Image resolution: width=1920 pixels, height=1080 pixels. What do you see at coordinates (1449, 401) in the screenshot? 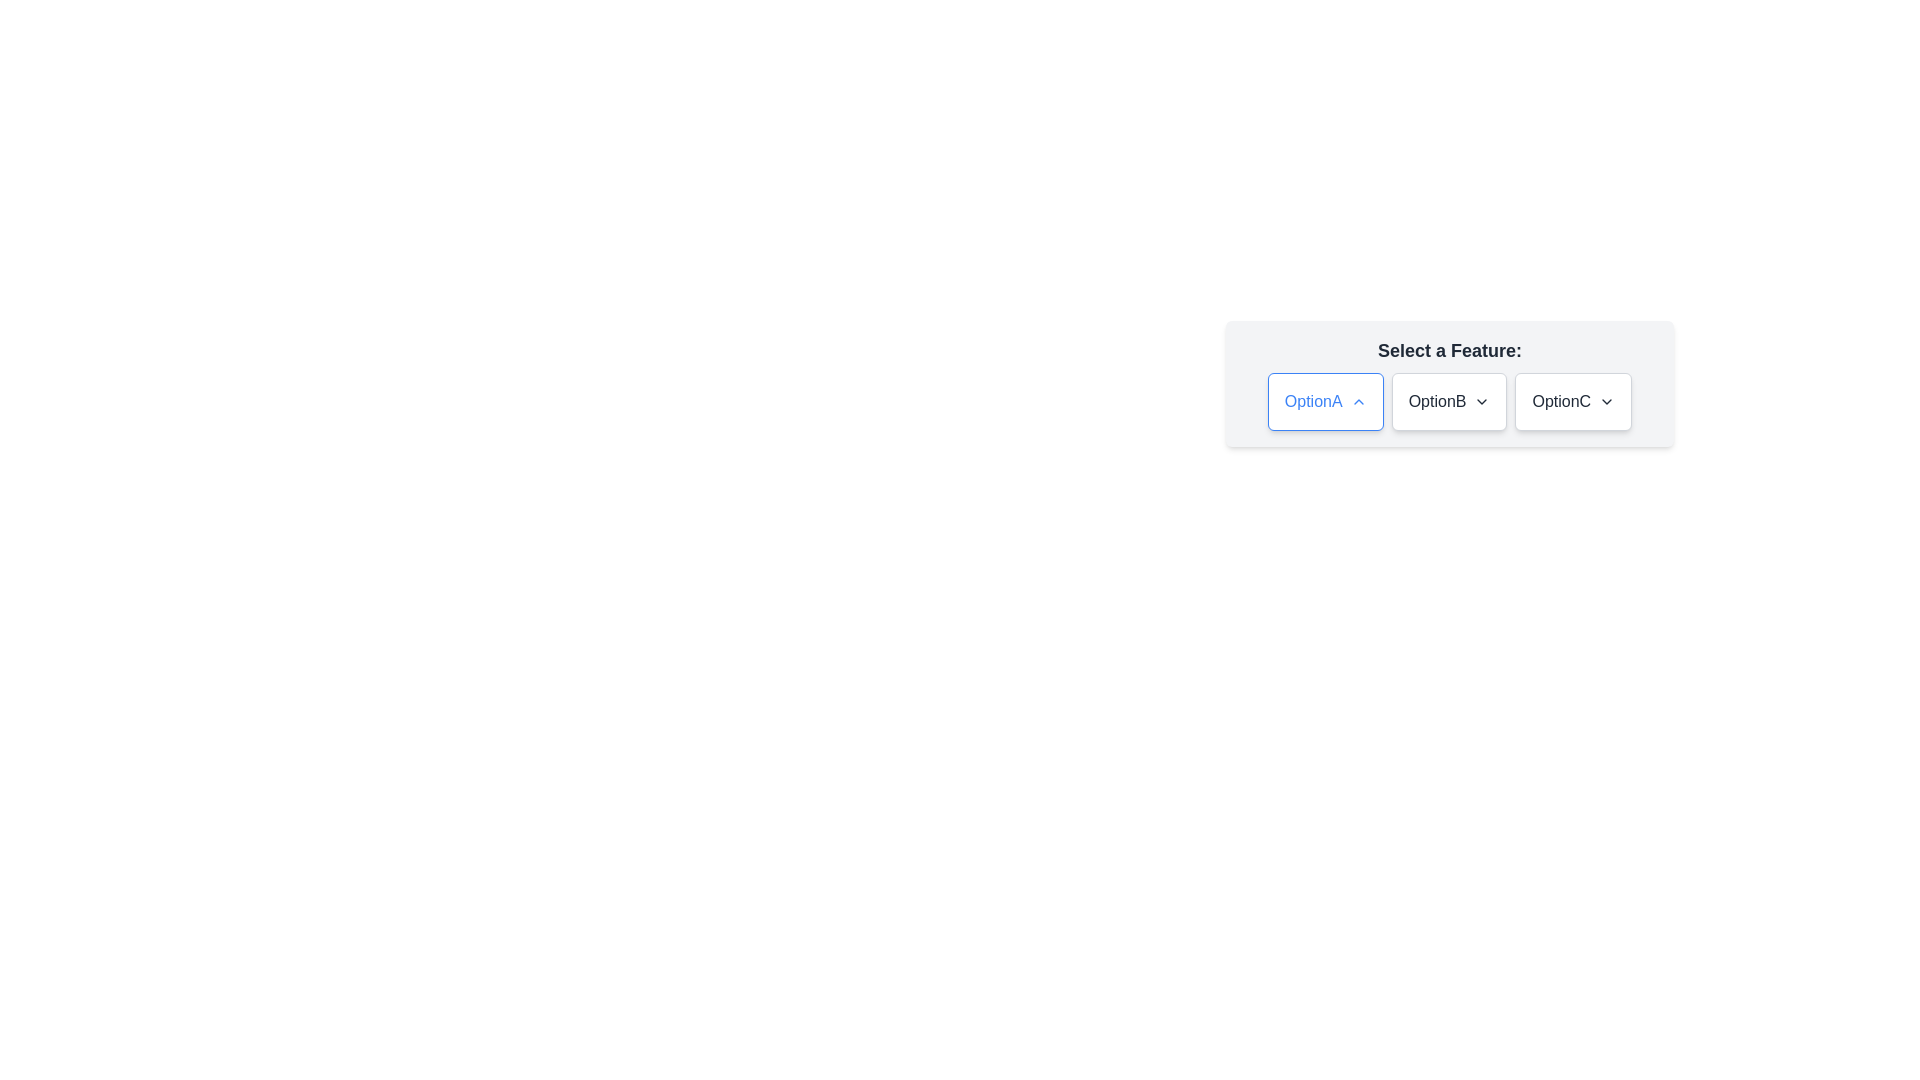
I see `the second button labeled 'OptionB' within the group of three buttons located beneath the text 'Select a Feature:'` at bounding box center [1449, 401].